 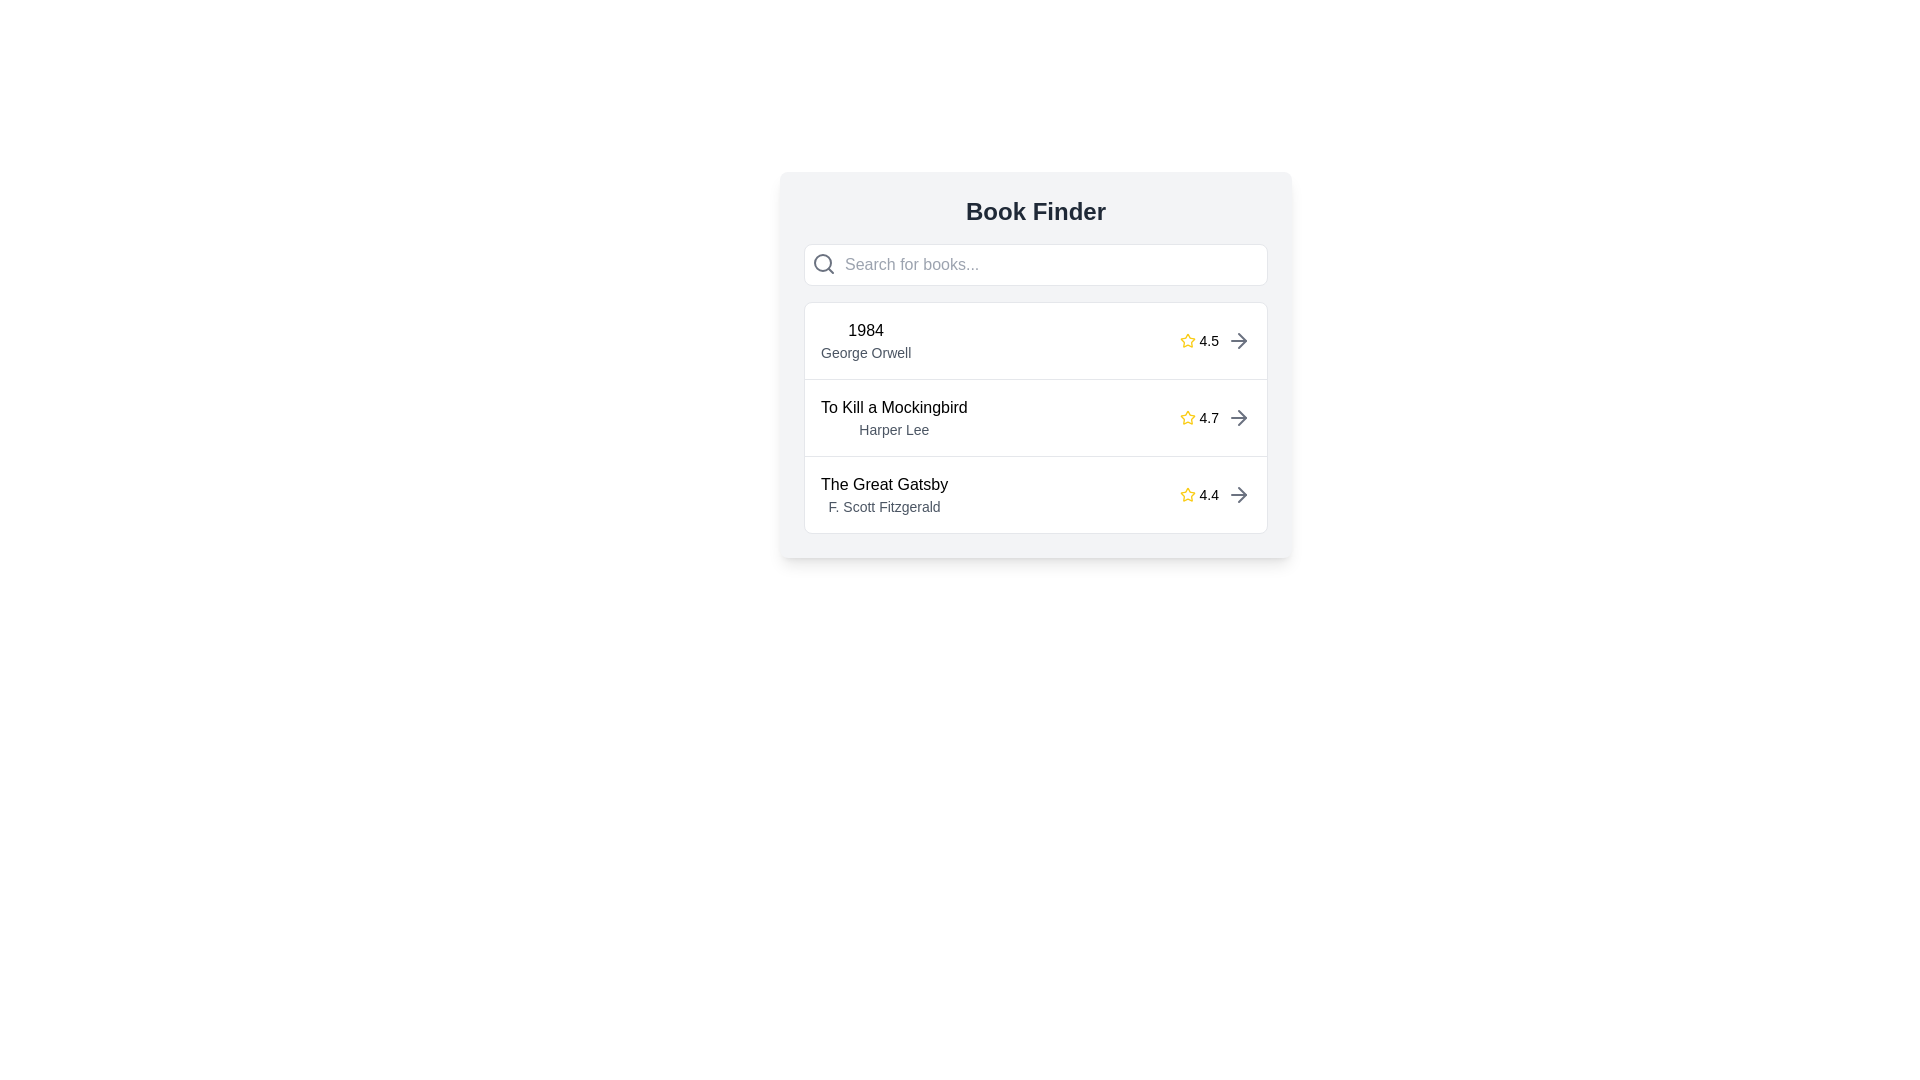 I want to click on the search icon styled as a magnifying glass located at the top-left corner of the search bar, so click(x=824, y=262).